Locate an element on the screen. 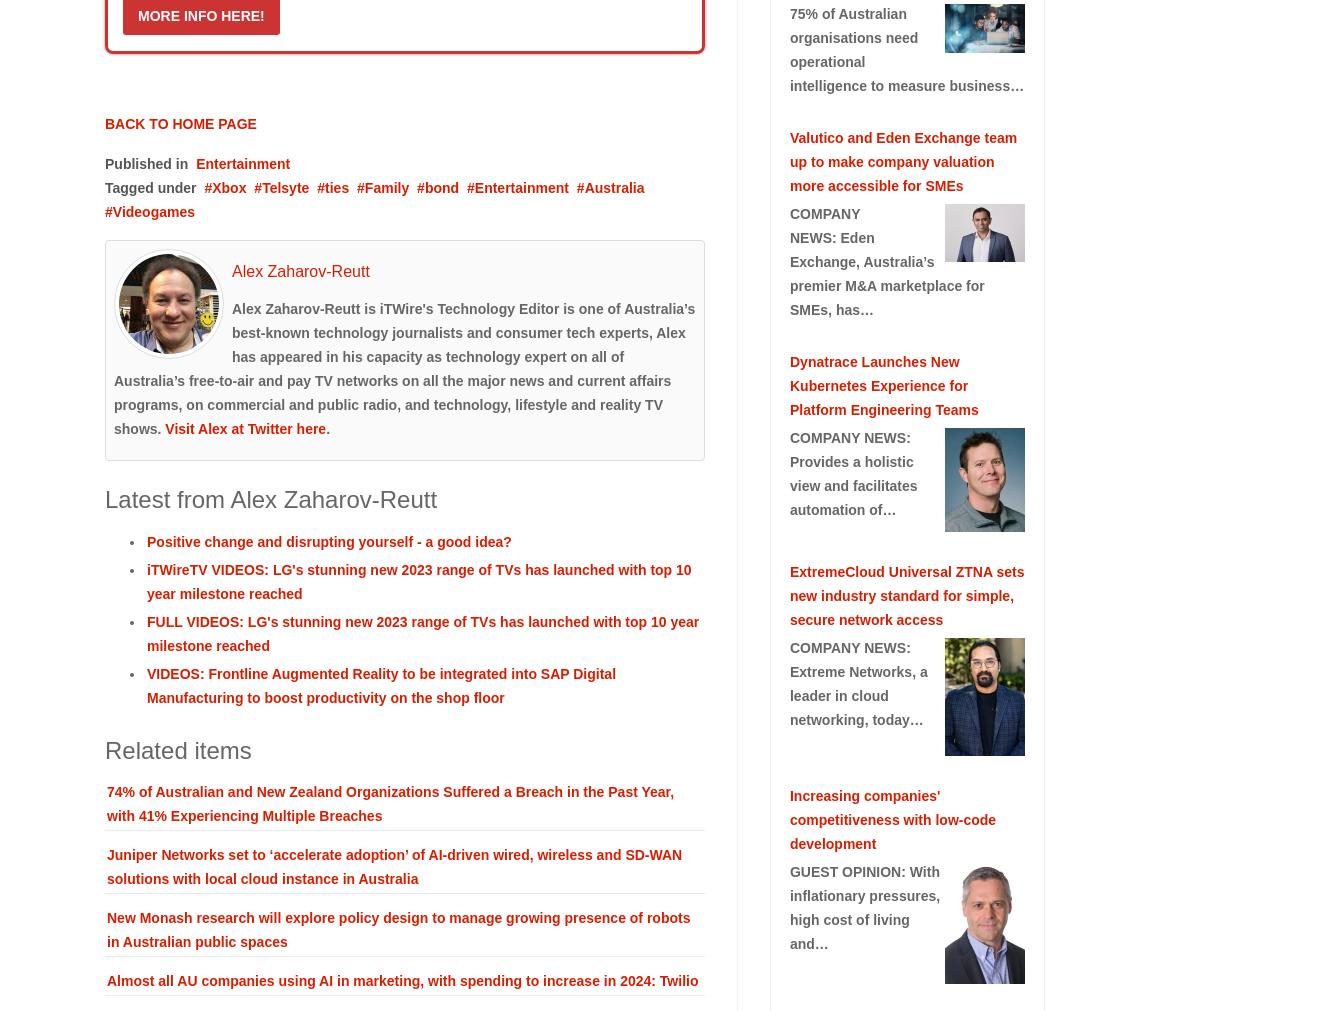 Image resolution: width=1335 pixels, height=1011 pixels. 'Almost all AU companies using AI in marketing, with spending to increase in 2024: Twilio' is located at coordinates (105, 980).